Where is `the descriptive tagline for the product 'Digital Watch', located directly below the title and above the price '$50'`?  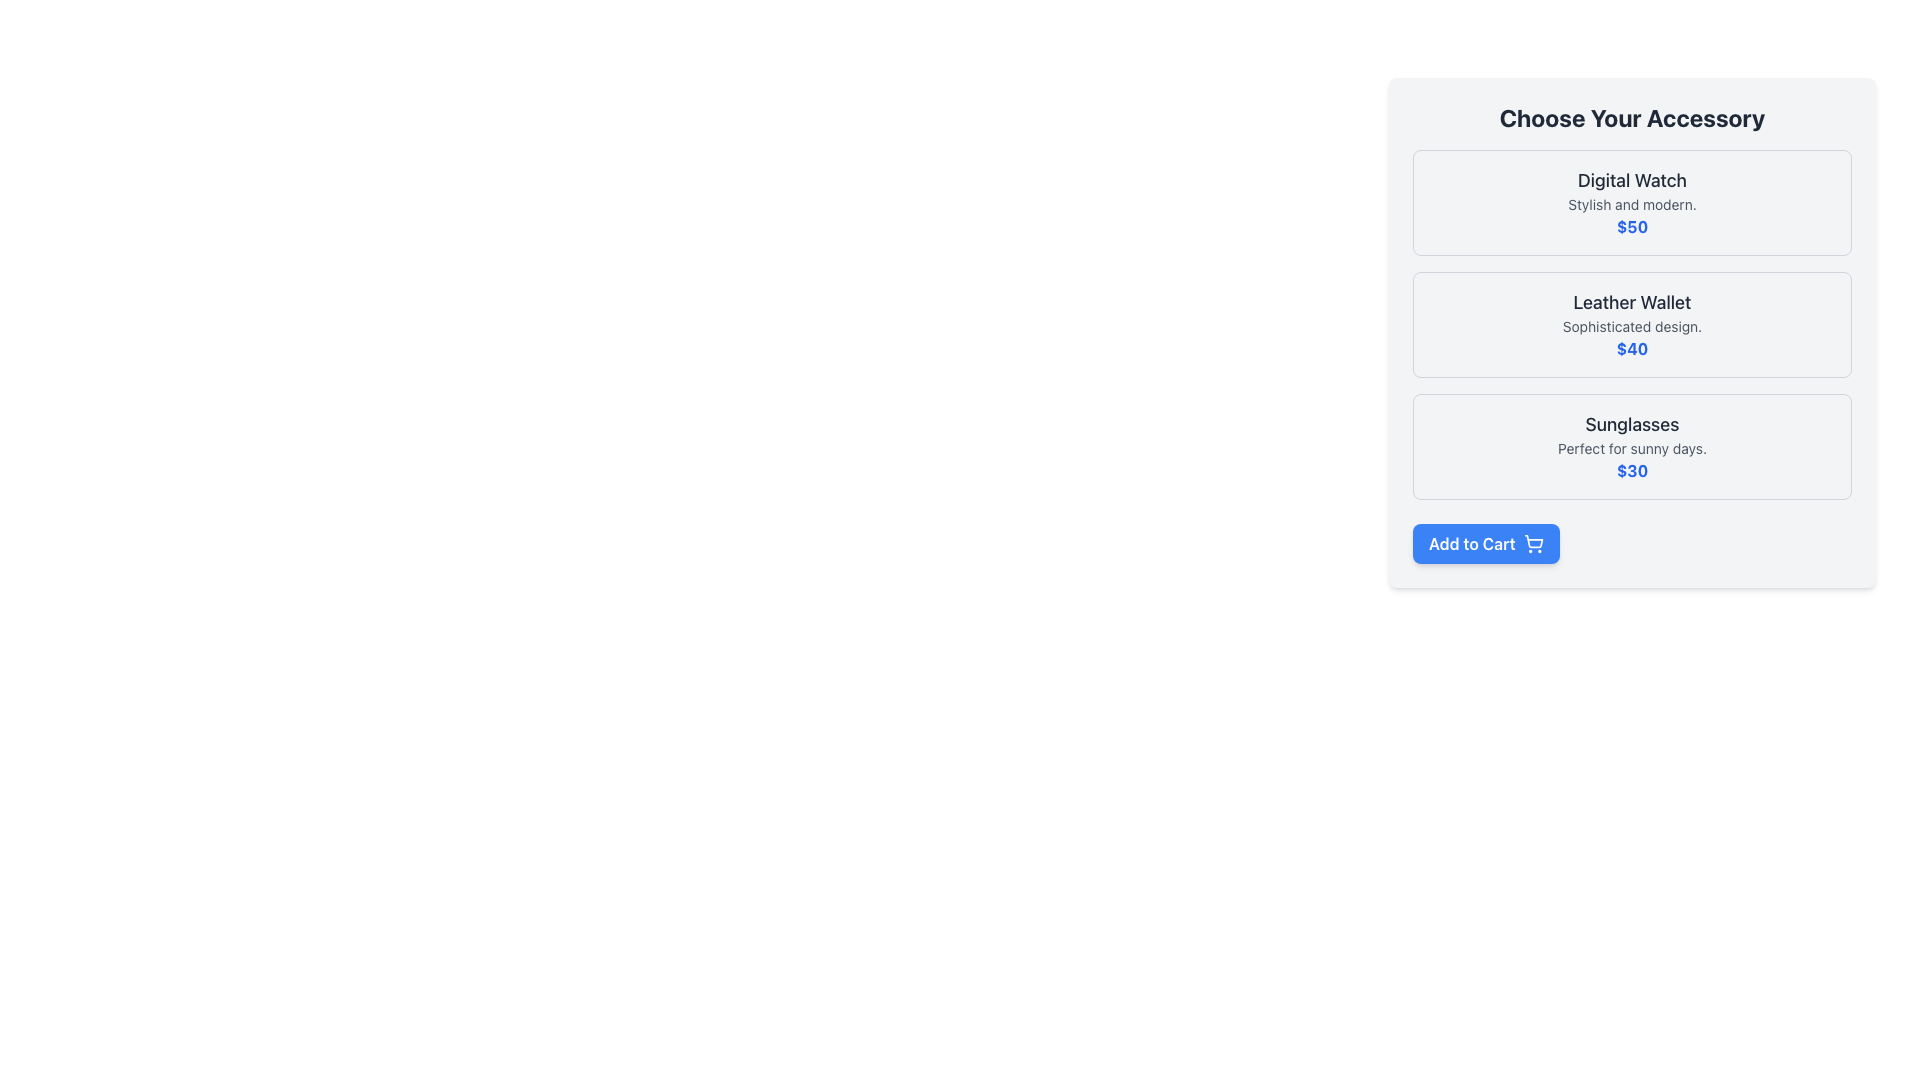 the descriptive tagline for the product 'Digital Watch', located directly below the title and above the price '$50' is located at coordinates (1632, 204).